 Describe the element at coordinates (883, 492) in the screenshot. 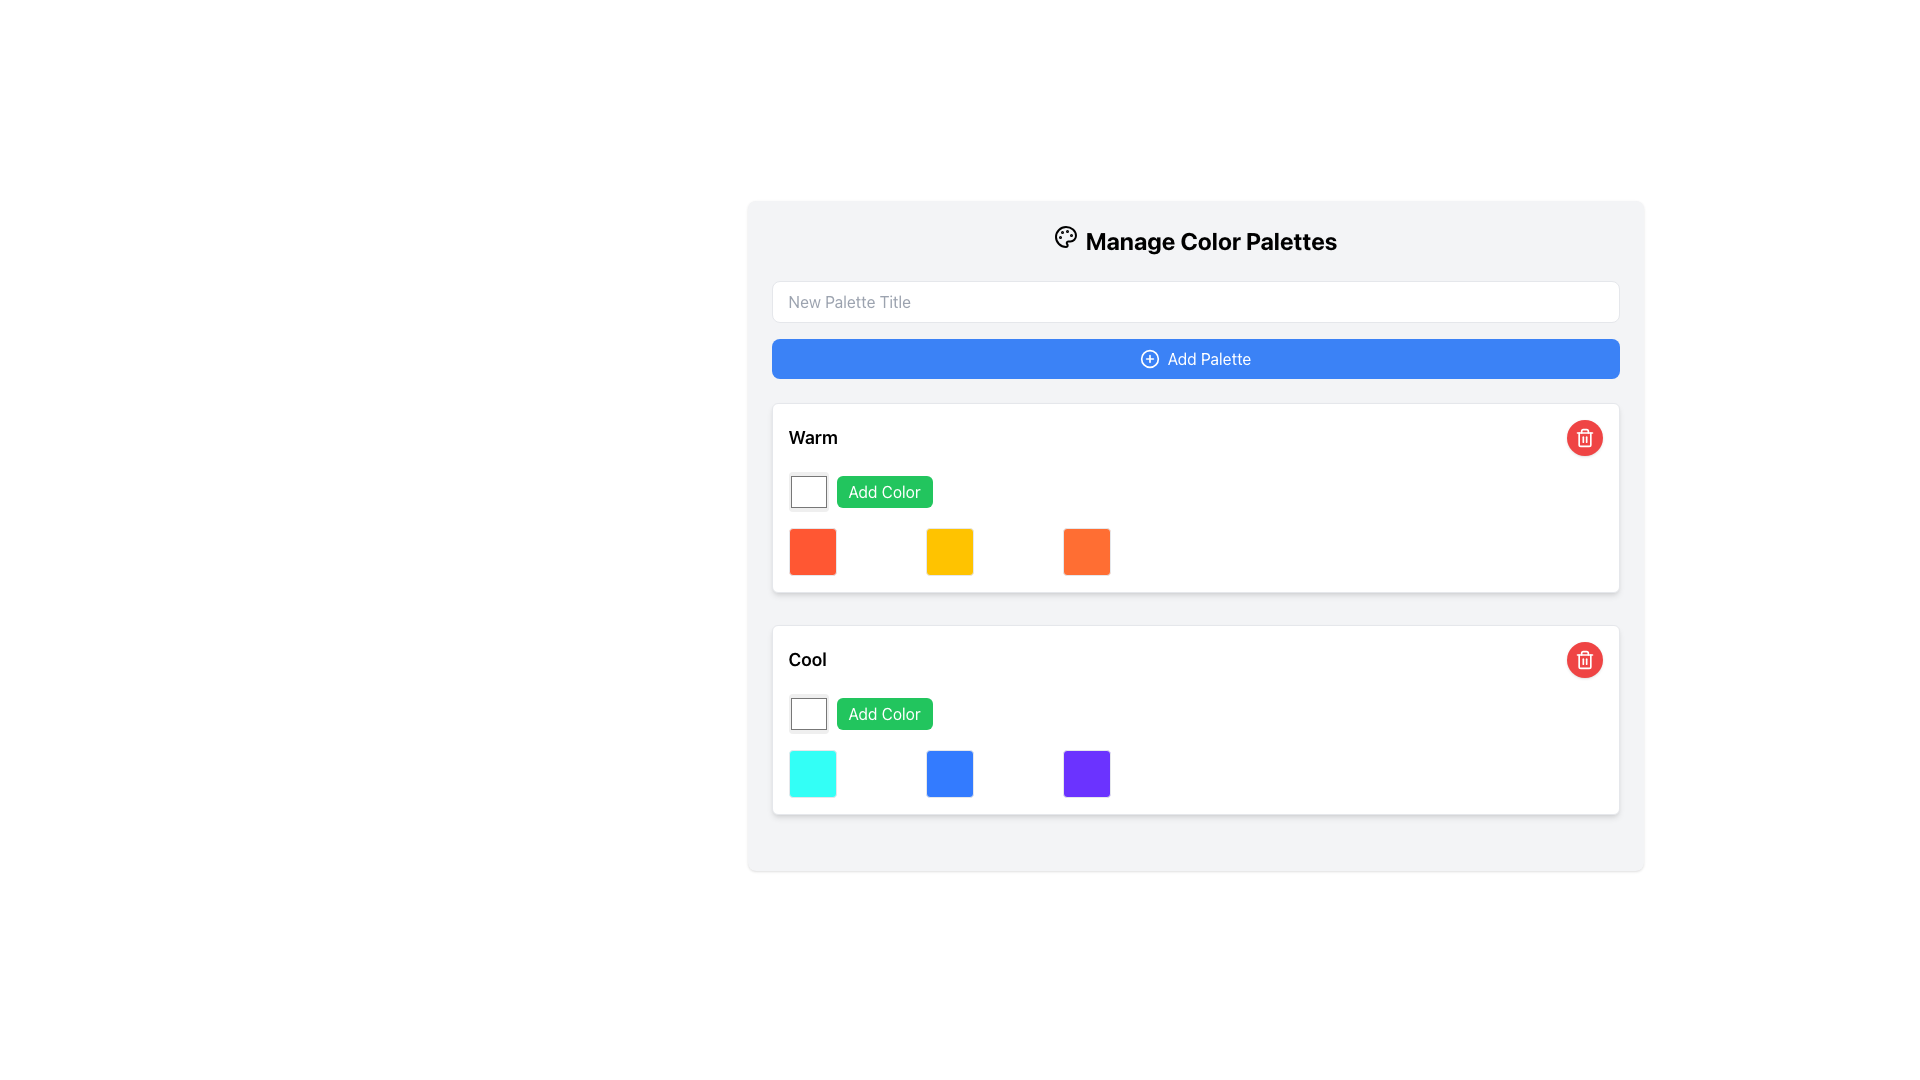

I see `the green rectangular button labeled 'Add Color' to trigger its hover effect, which changes its color to a darker green` at that location.